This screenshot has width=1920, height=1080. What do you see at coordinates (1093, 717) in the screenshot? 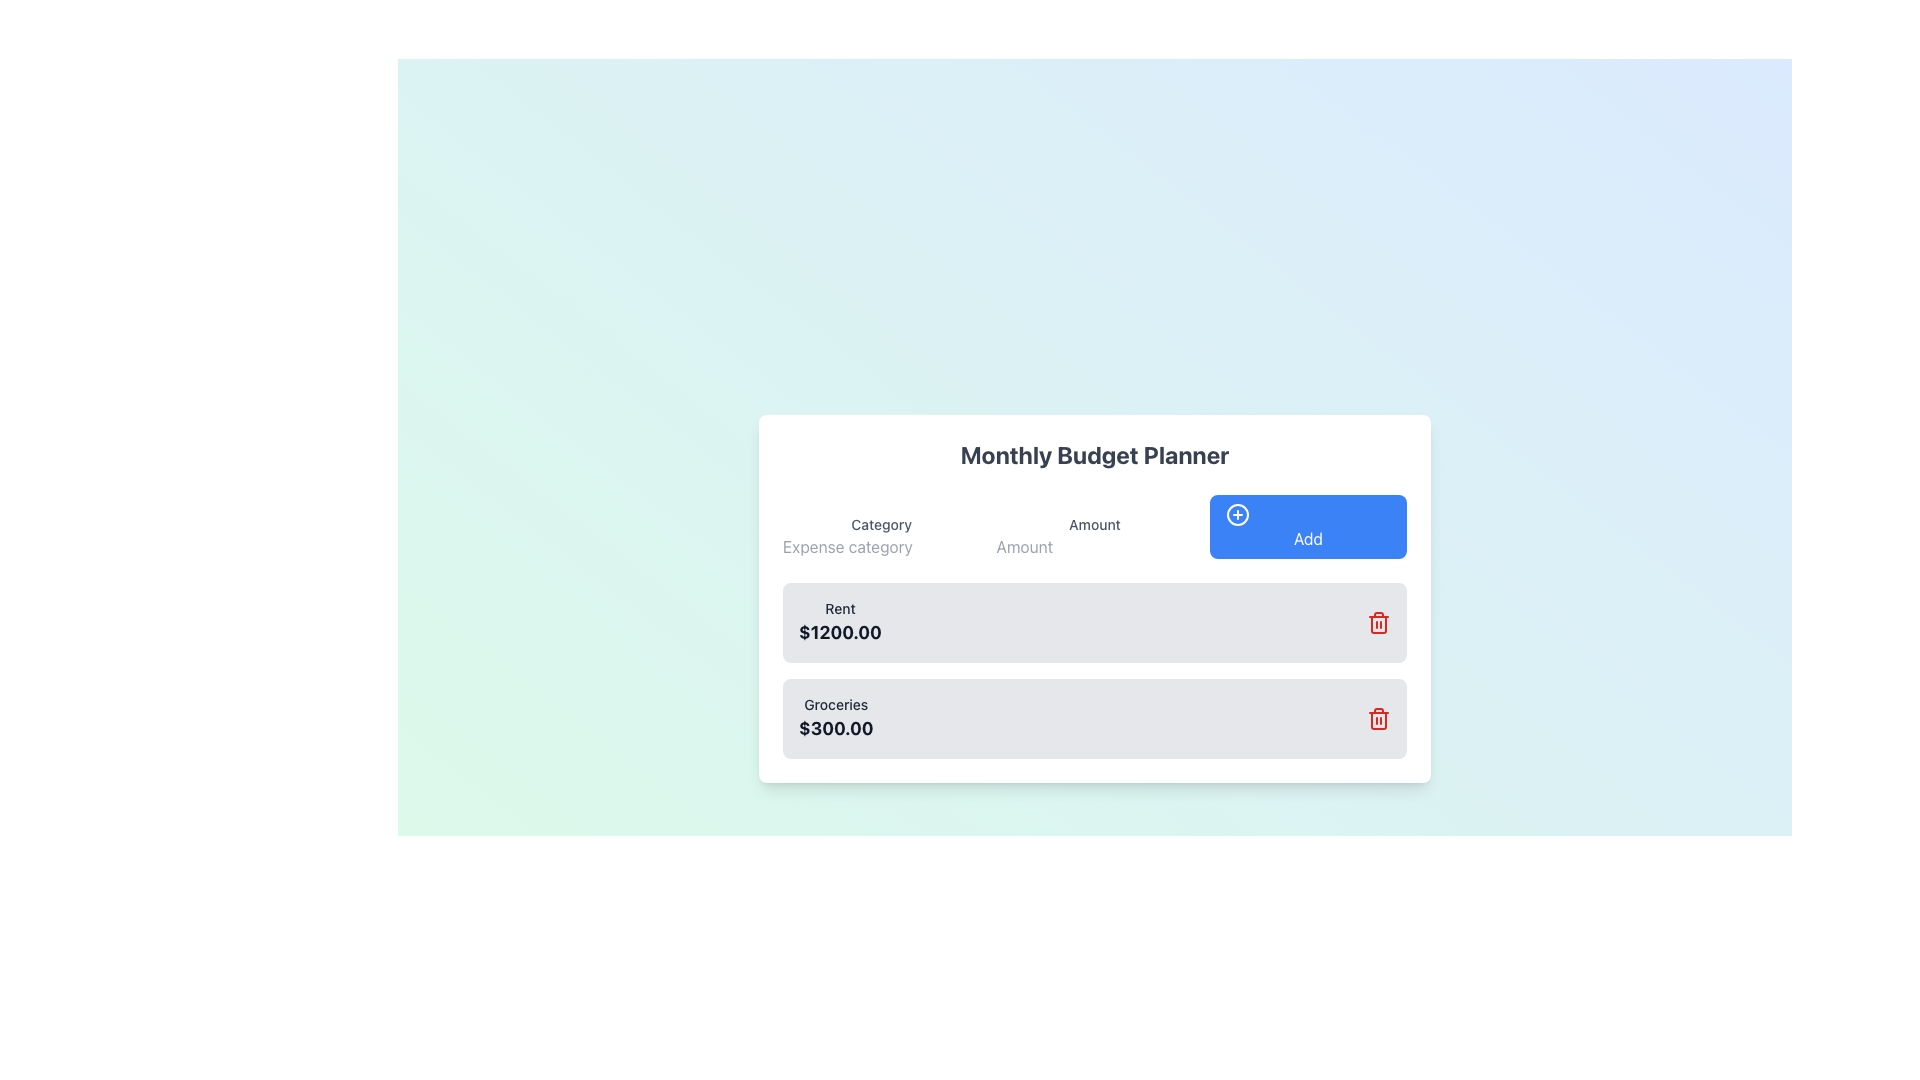
I see `the 'Groceries' expense category row` at bounding box center [1093, 717].